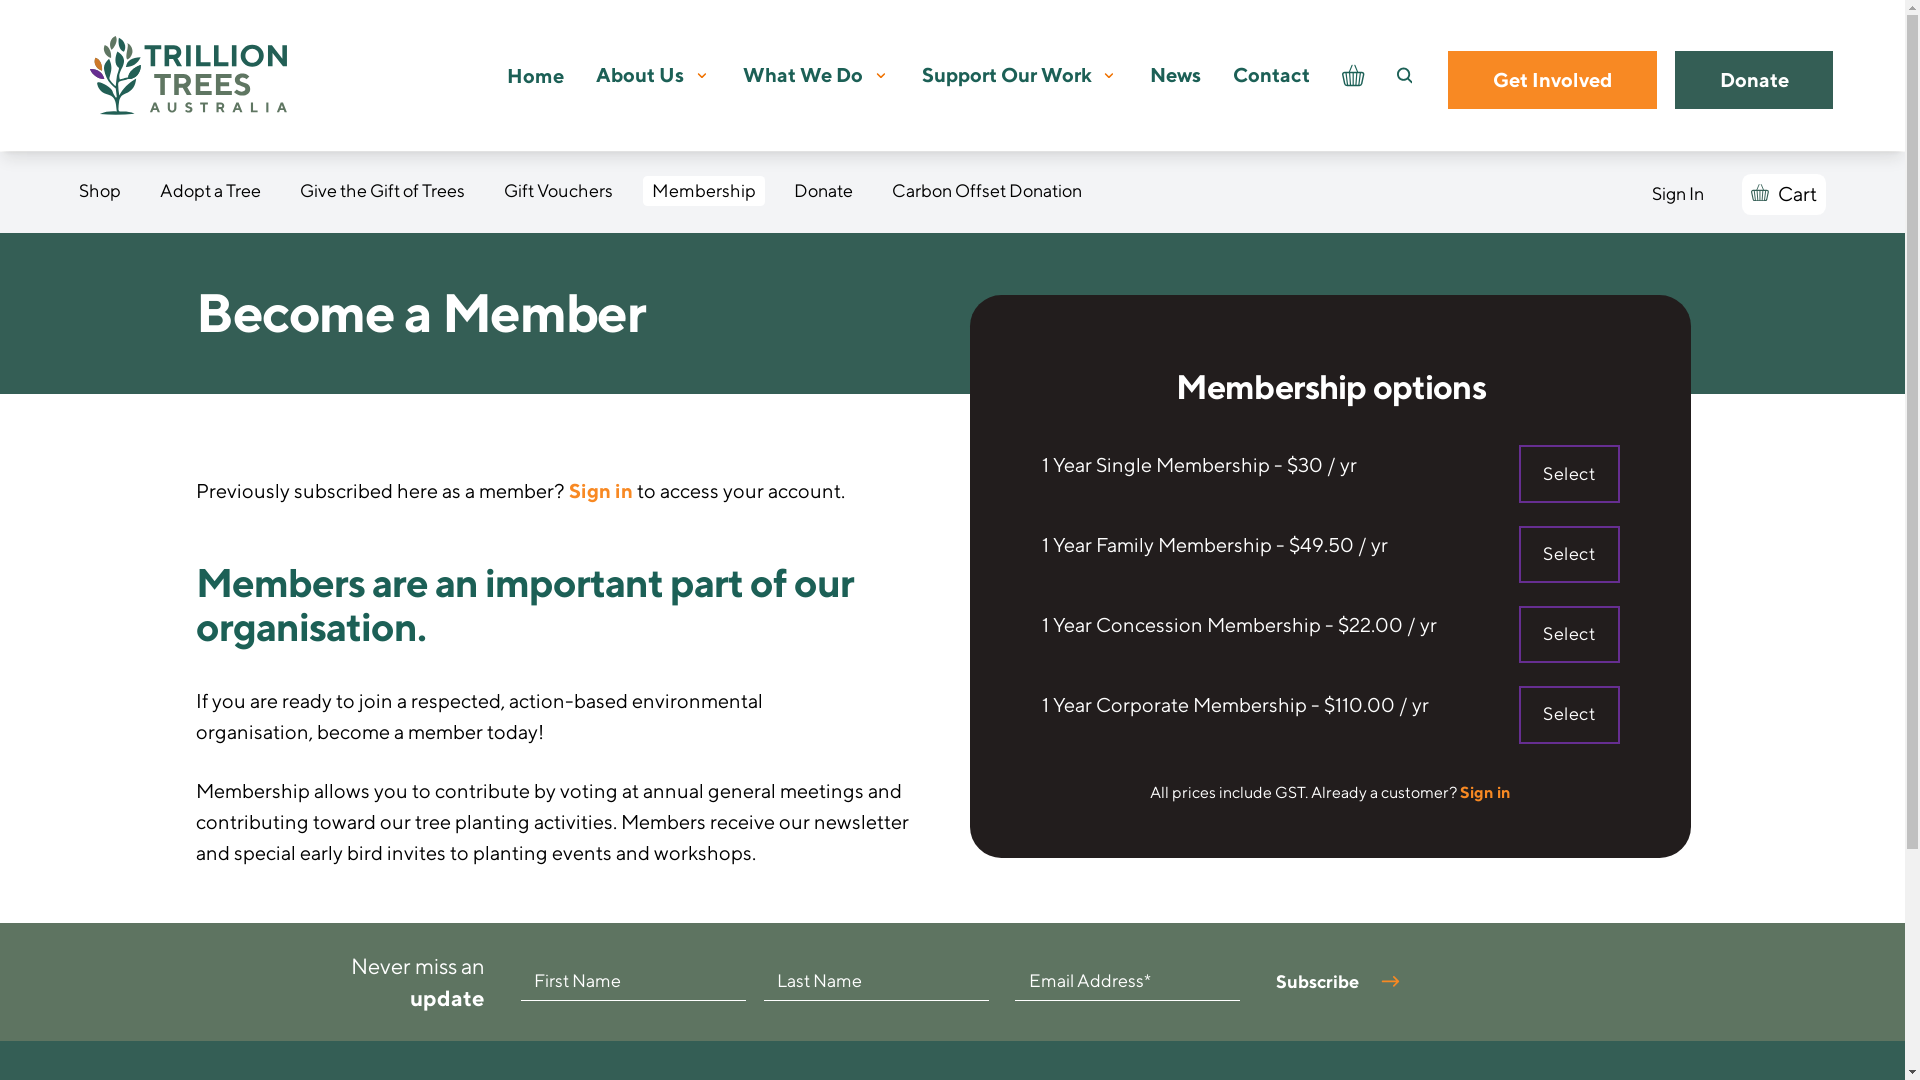 This screenshot has height=1080, width=1920. I want to click on 'Cart', so click(1783, 193).